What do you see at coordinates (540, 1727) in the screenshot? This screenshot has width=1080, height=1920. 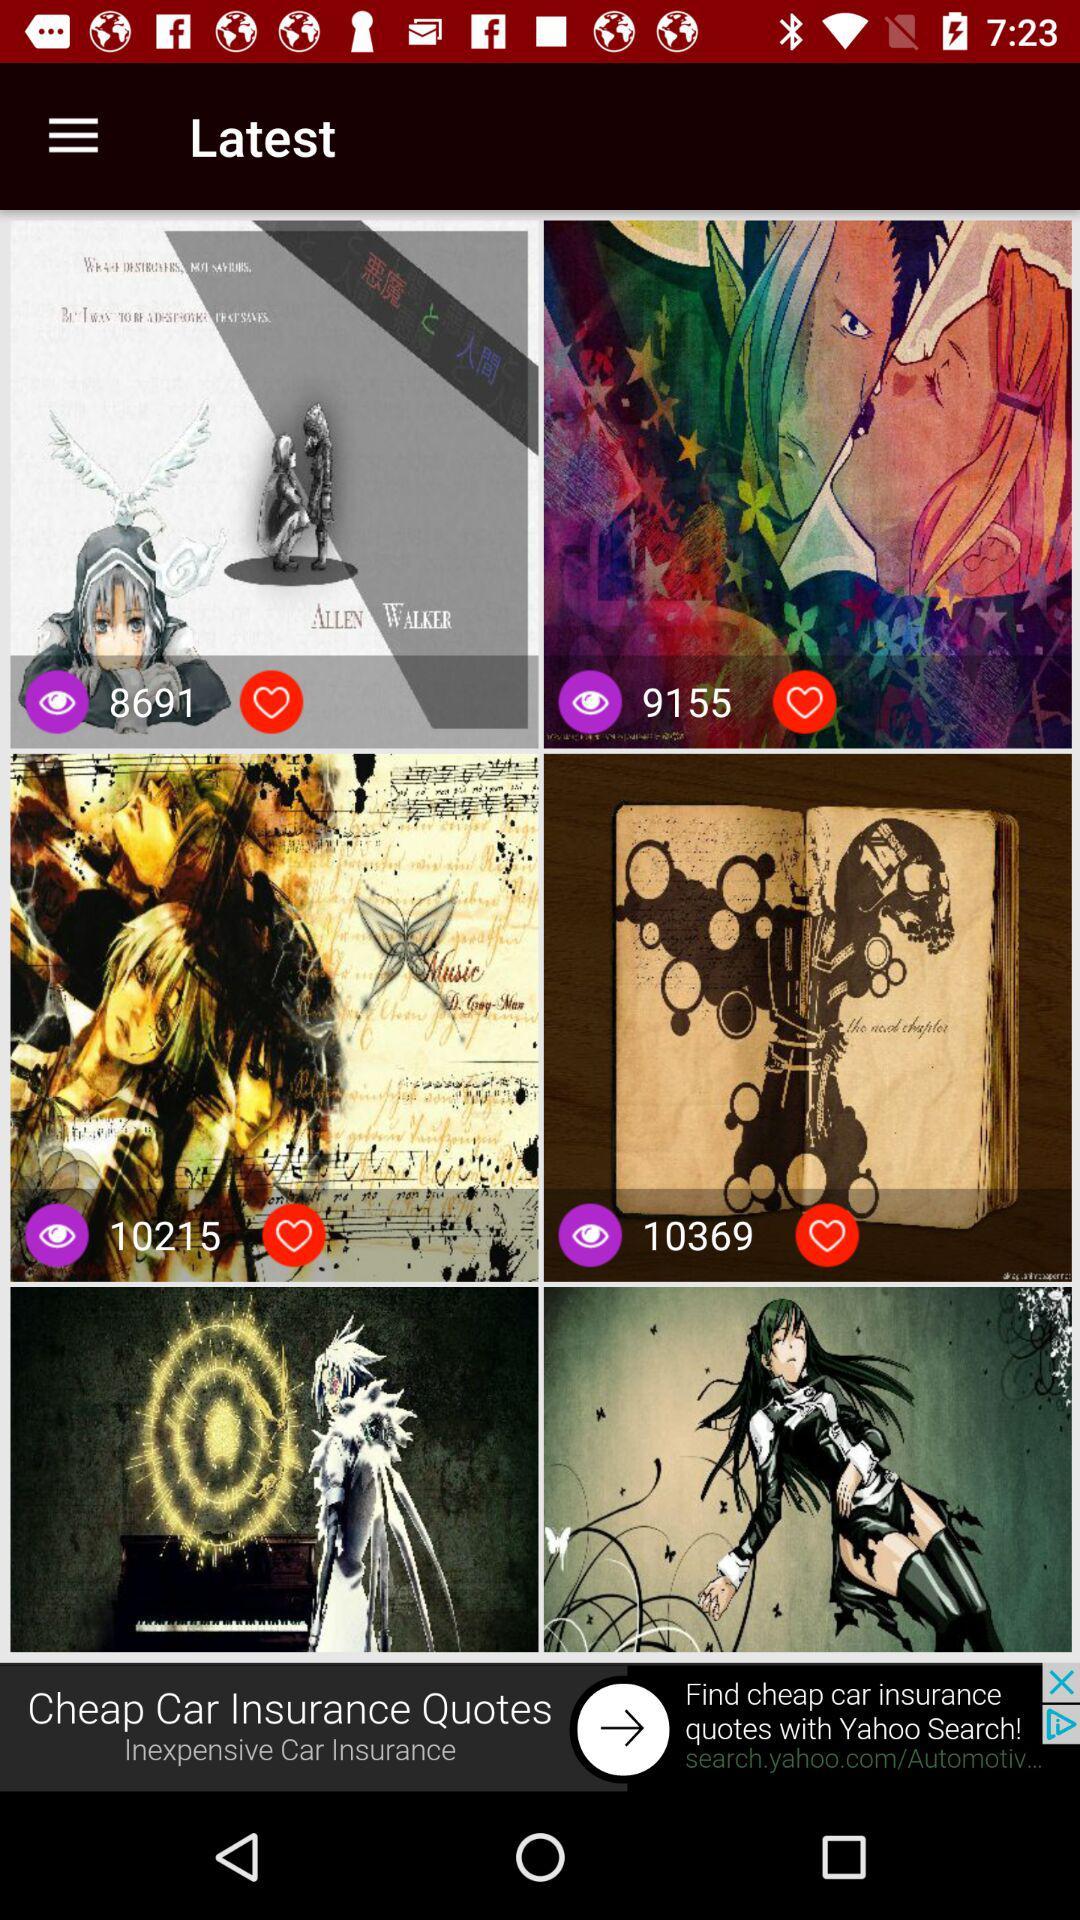 I see `clickable advertisement` at bounding box center [540, 1727].